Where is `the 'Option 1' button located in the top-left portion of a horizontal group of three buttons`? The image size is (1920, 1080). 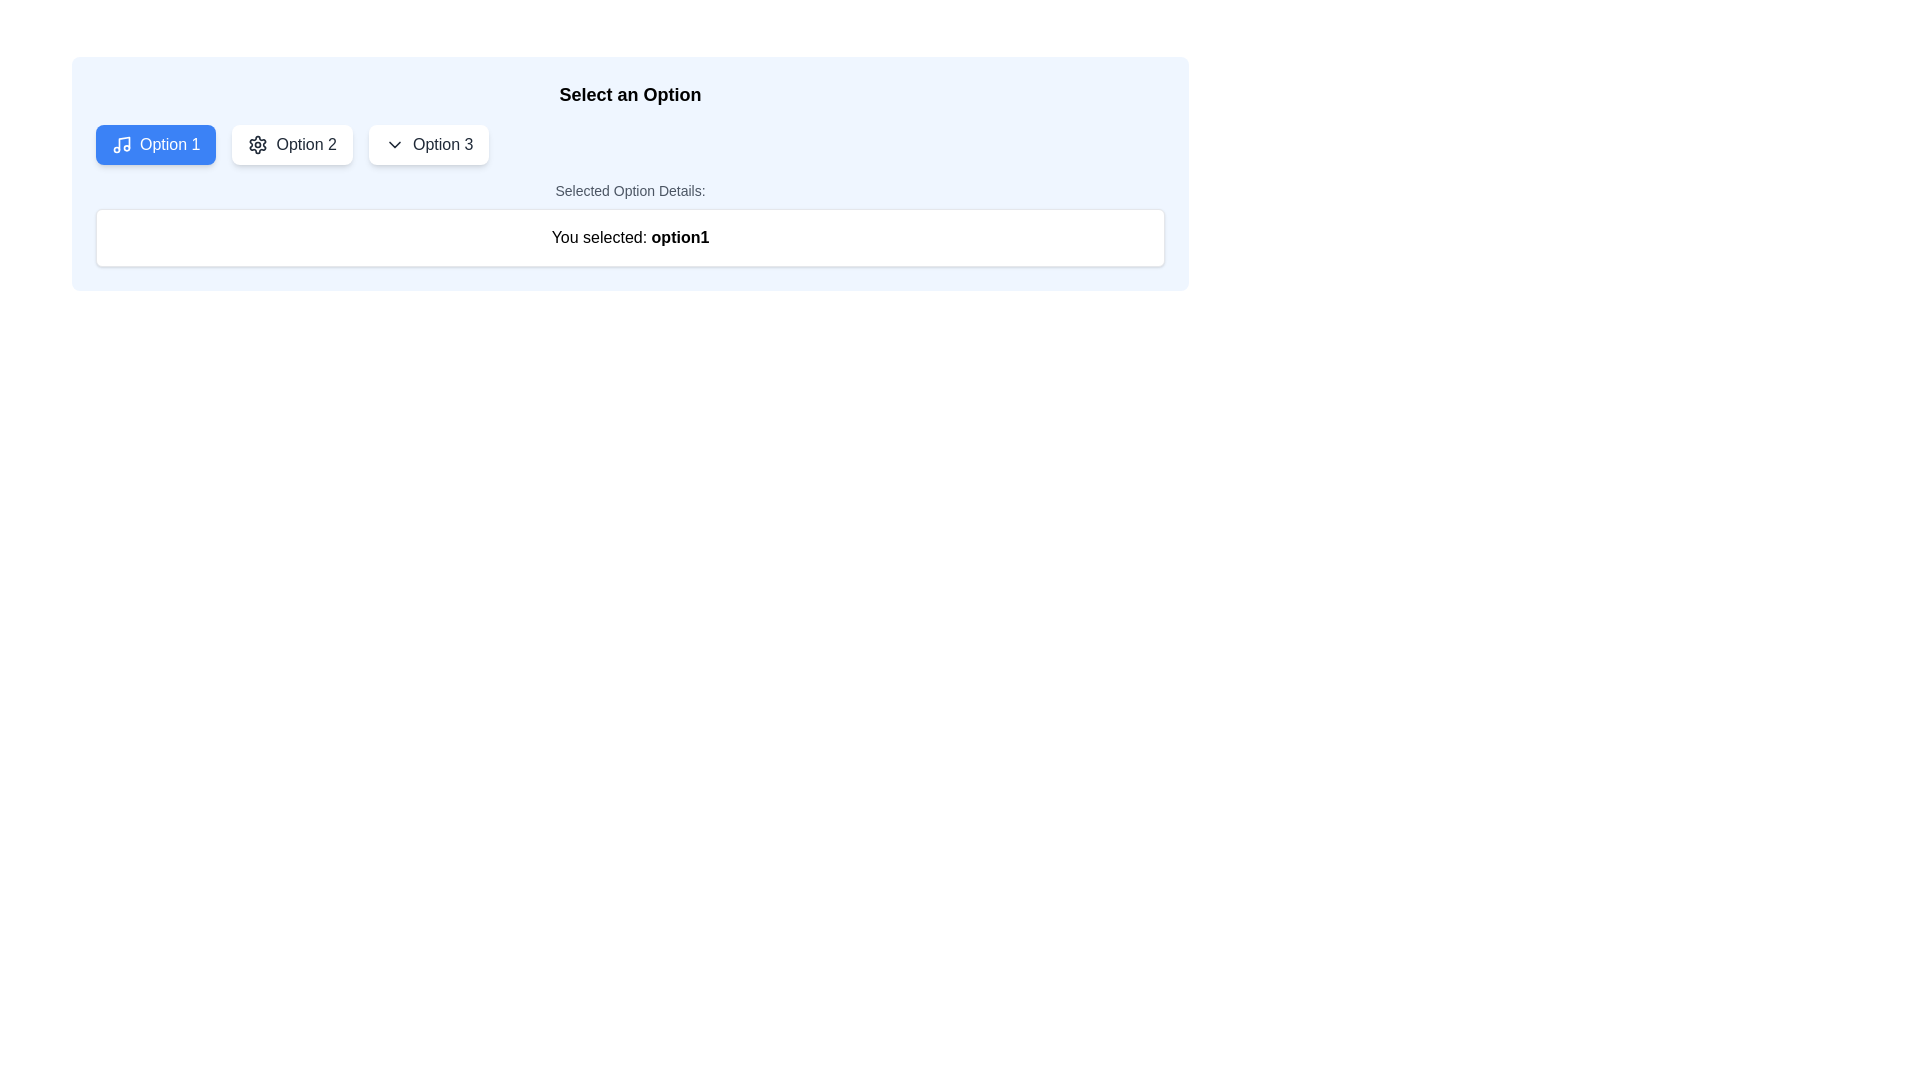 the 'Option 1' button located in the top-left portion of a horizontal group of three buttons is located at coordinates (155, 144).